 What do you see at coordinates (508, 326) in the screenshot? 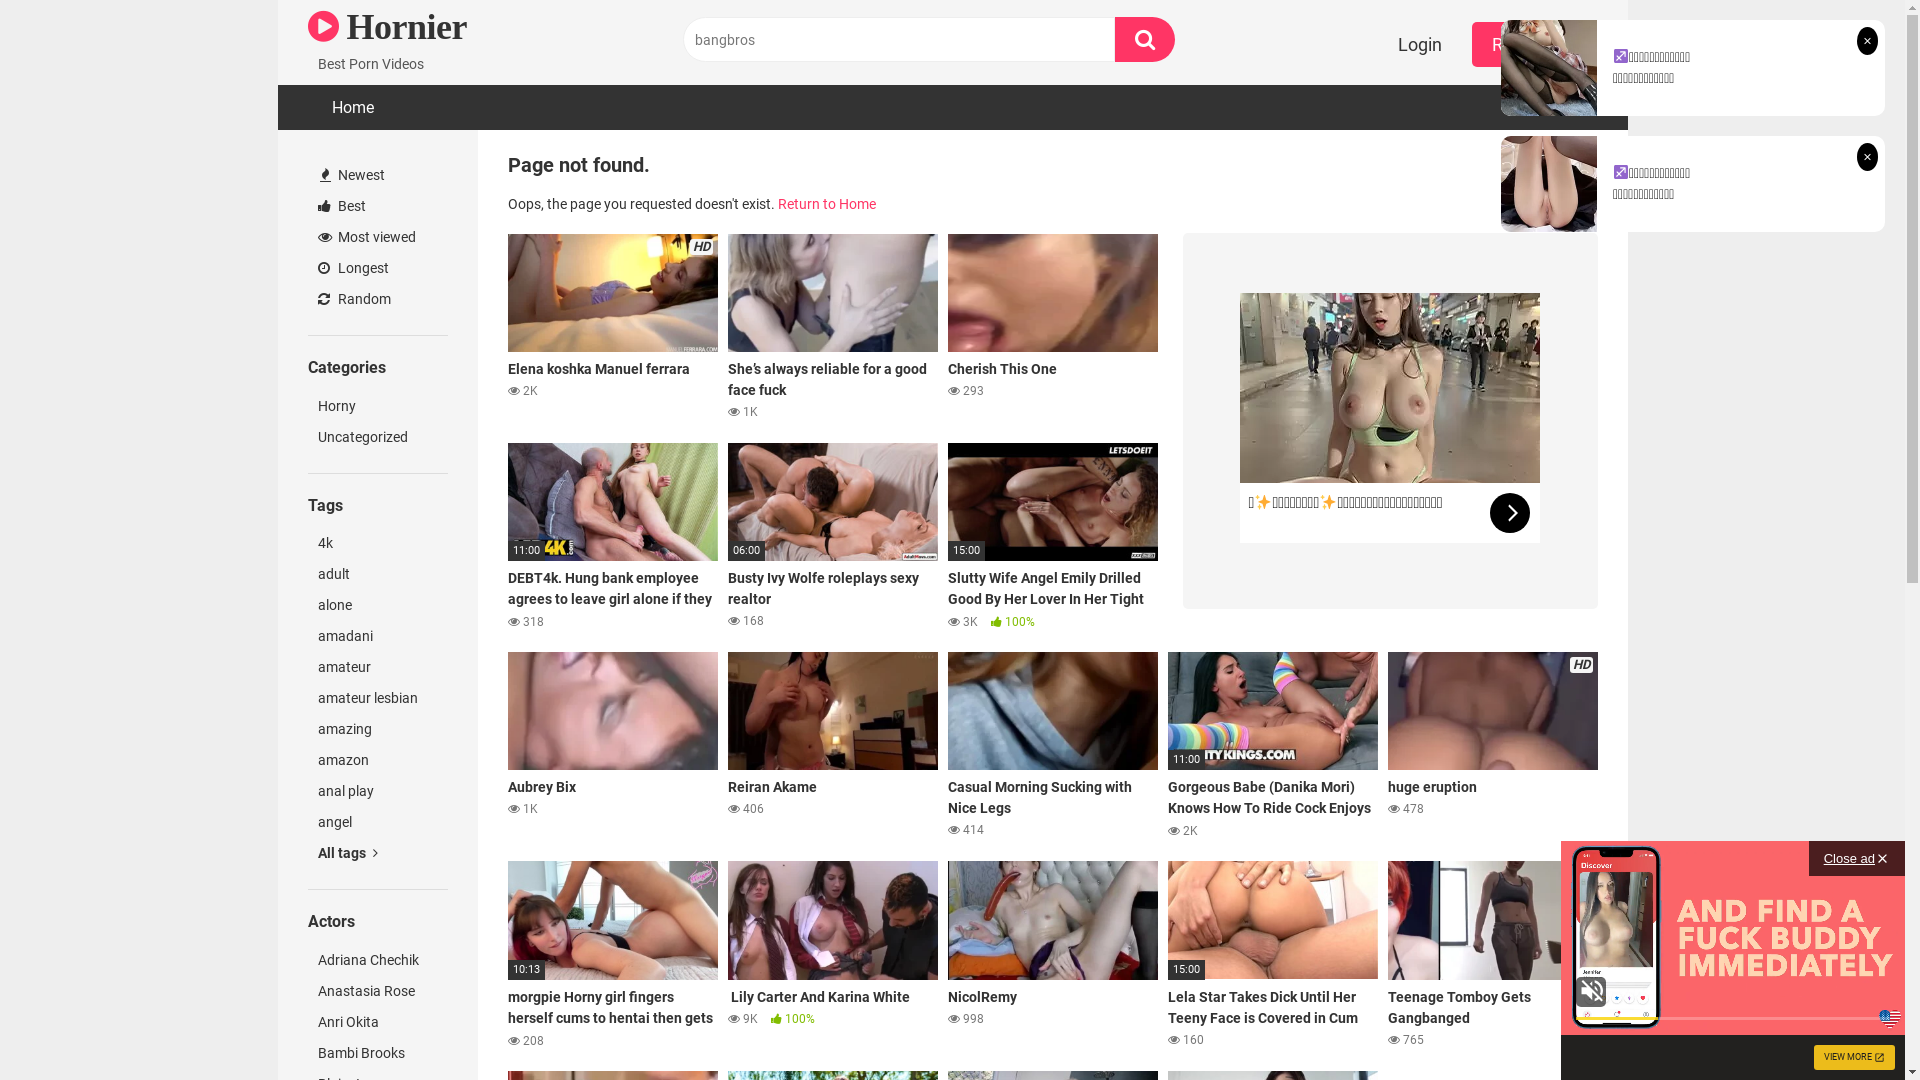
I see `'HD` at bounding box center [508, 326].